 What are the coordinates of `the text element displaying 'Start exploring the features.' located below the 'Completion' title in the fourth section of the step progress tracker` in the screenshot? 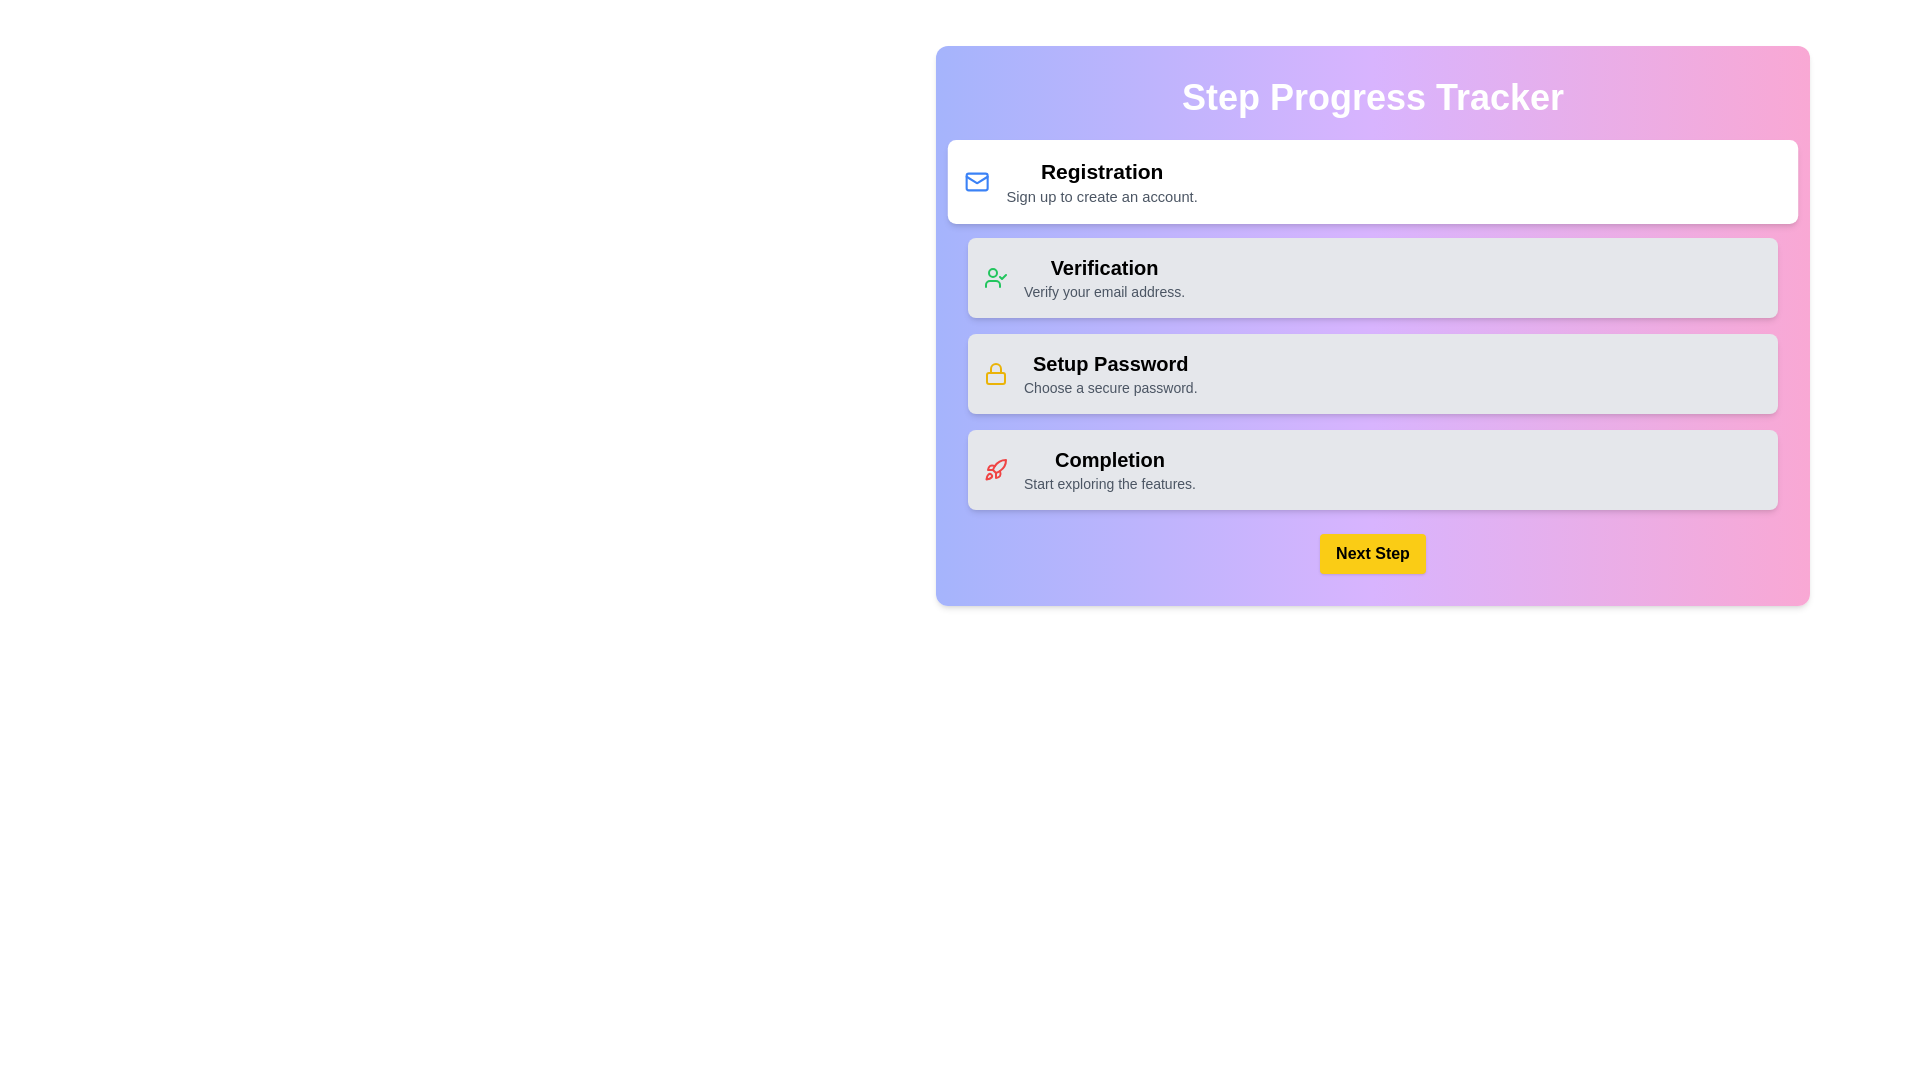 It's located at (1108, 483).